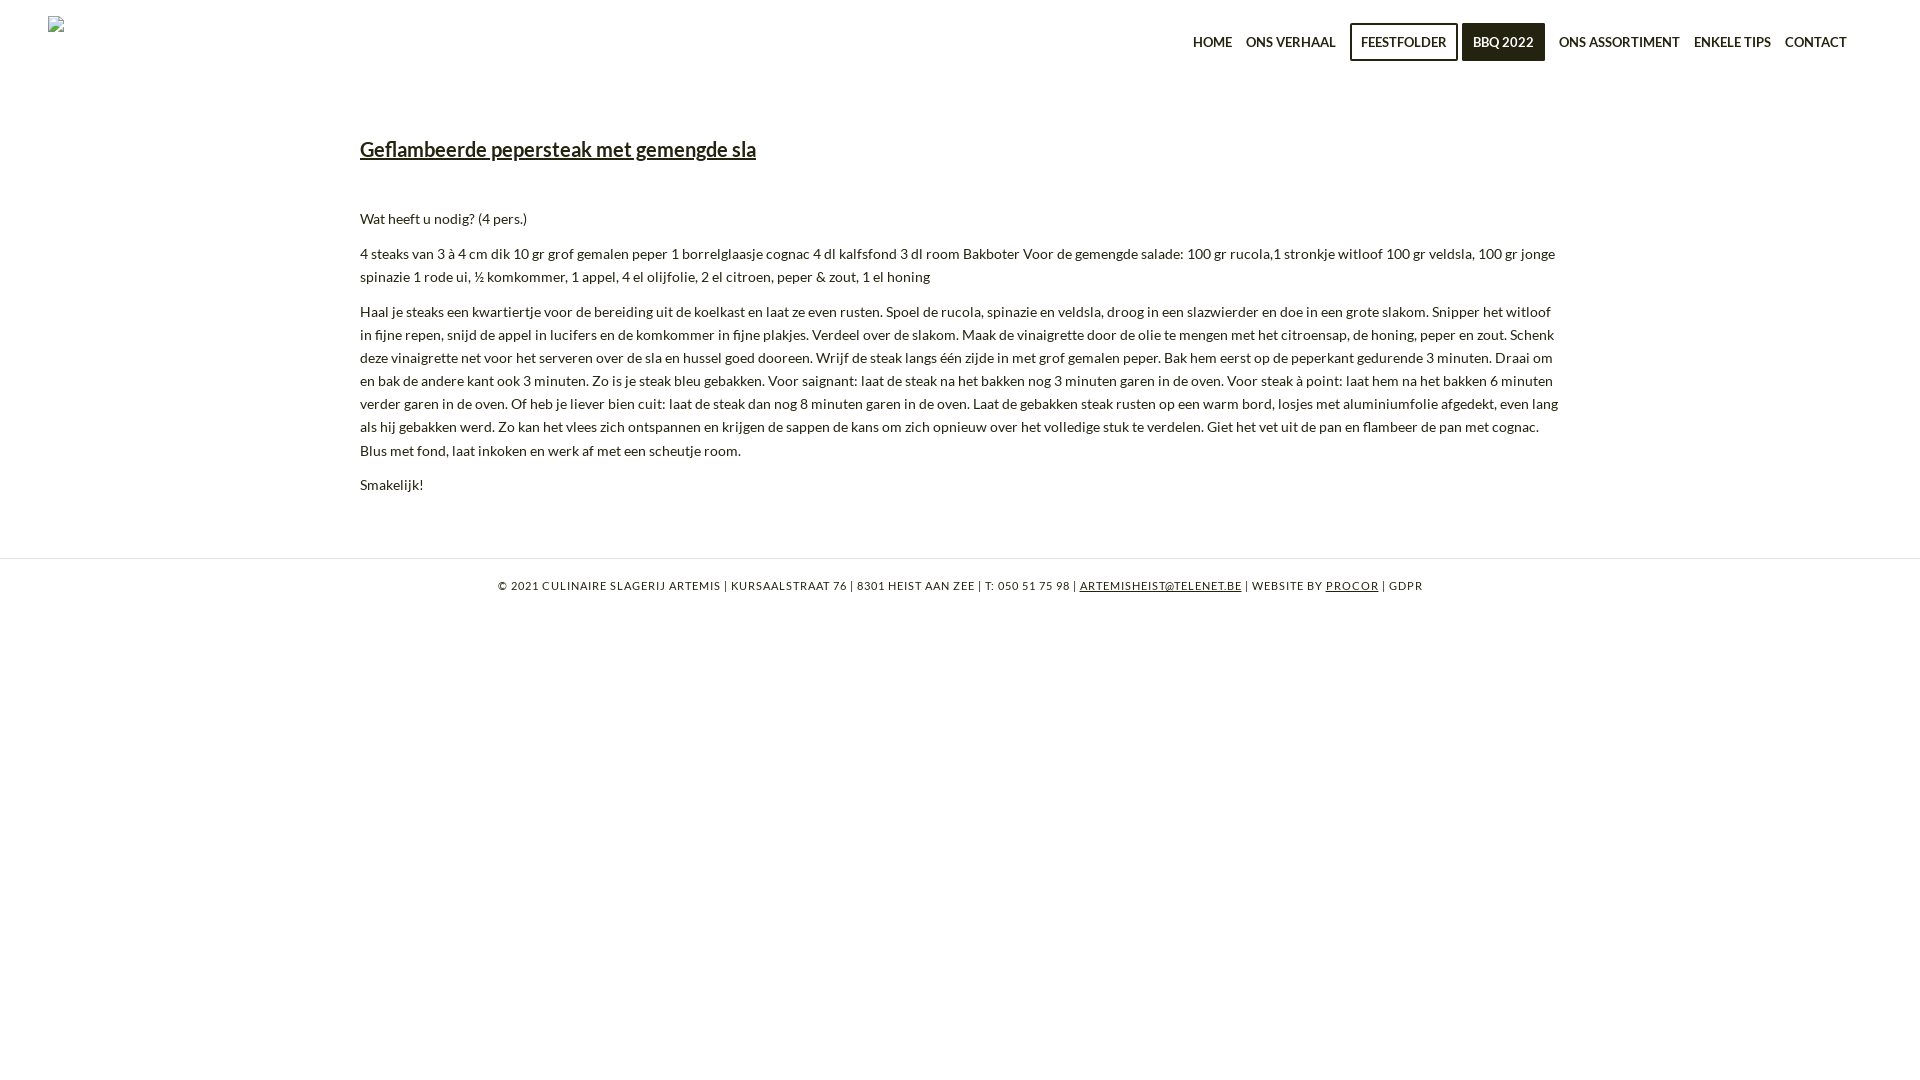 The width and height of the screenshot is (1920, 1080). Describe the element at coordinates (1402, 42) in the screenshot. I see `'FEESTFOLDER'` at that location.